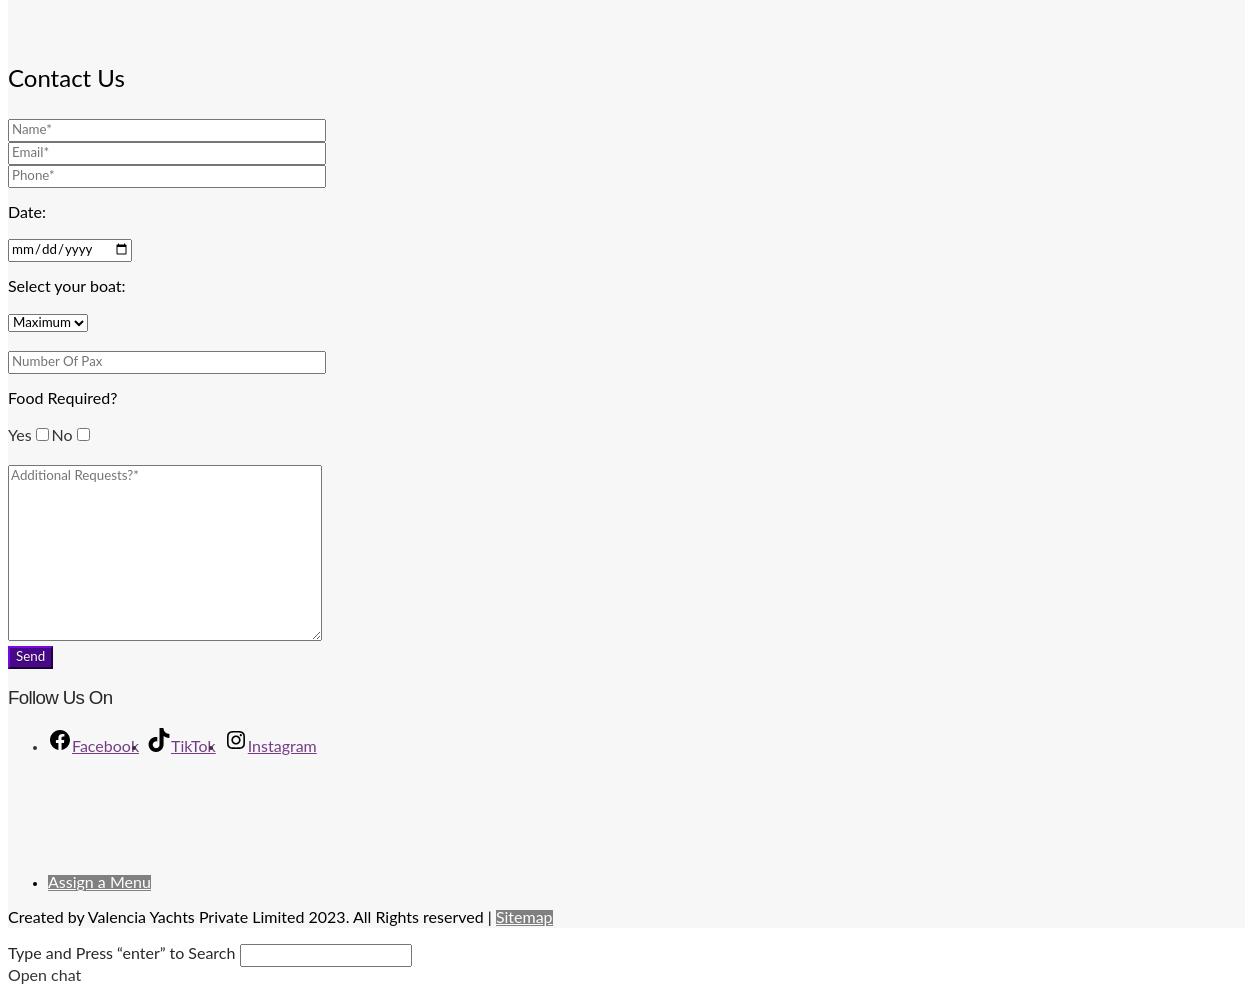  I want to click on 'Yes', so click(19, 434).